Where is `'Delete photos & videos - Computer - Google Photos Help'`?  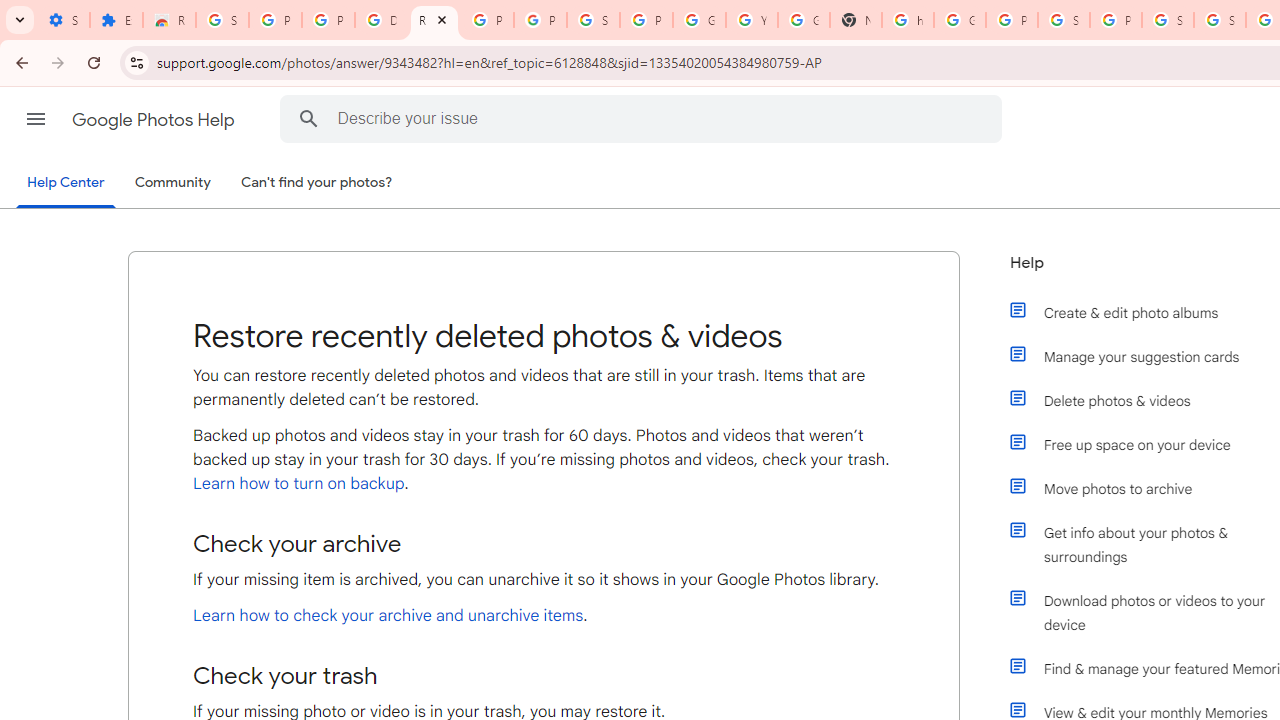 'Delete photos & videos - Computer - Google Photos Help' is located at coordinates (381, 20).